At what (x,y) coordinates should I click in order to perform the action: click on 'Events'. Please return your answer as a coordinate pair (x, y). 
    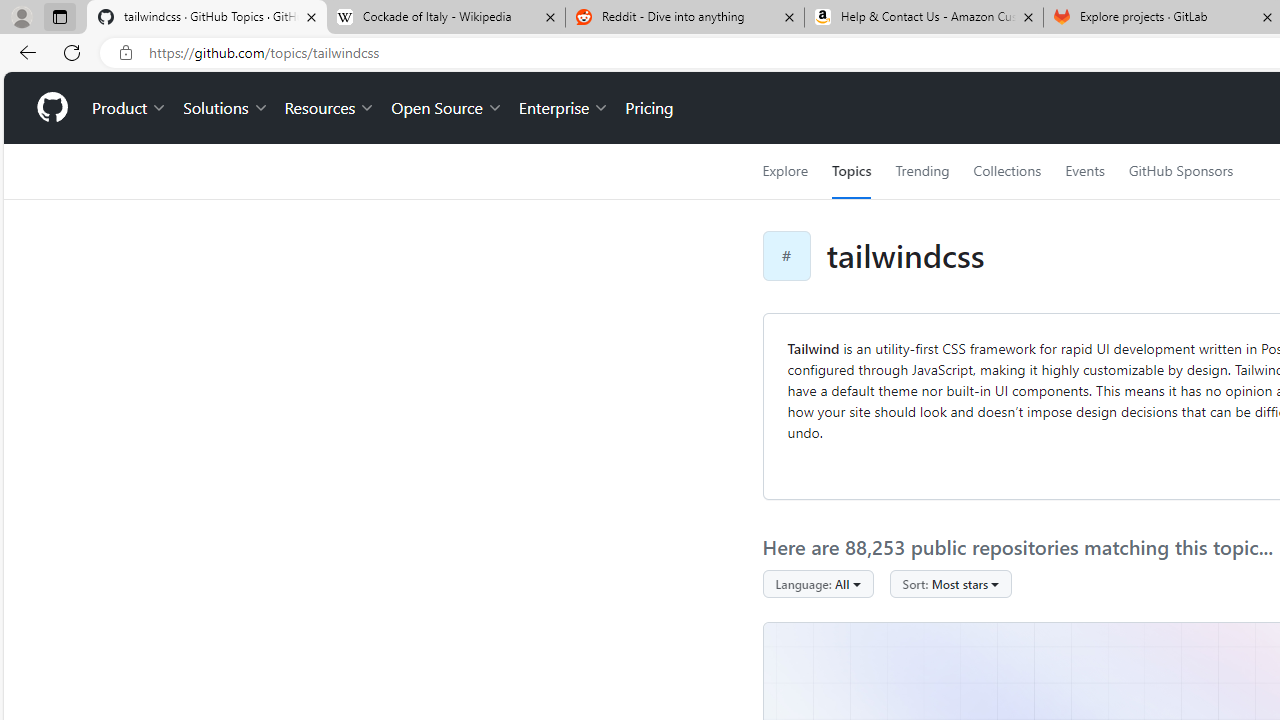
    Looking at the image, I should click on (1083, 170).